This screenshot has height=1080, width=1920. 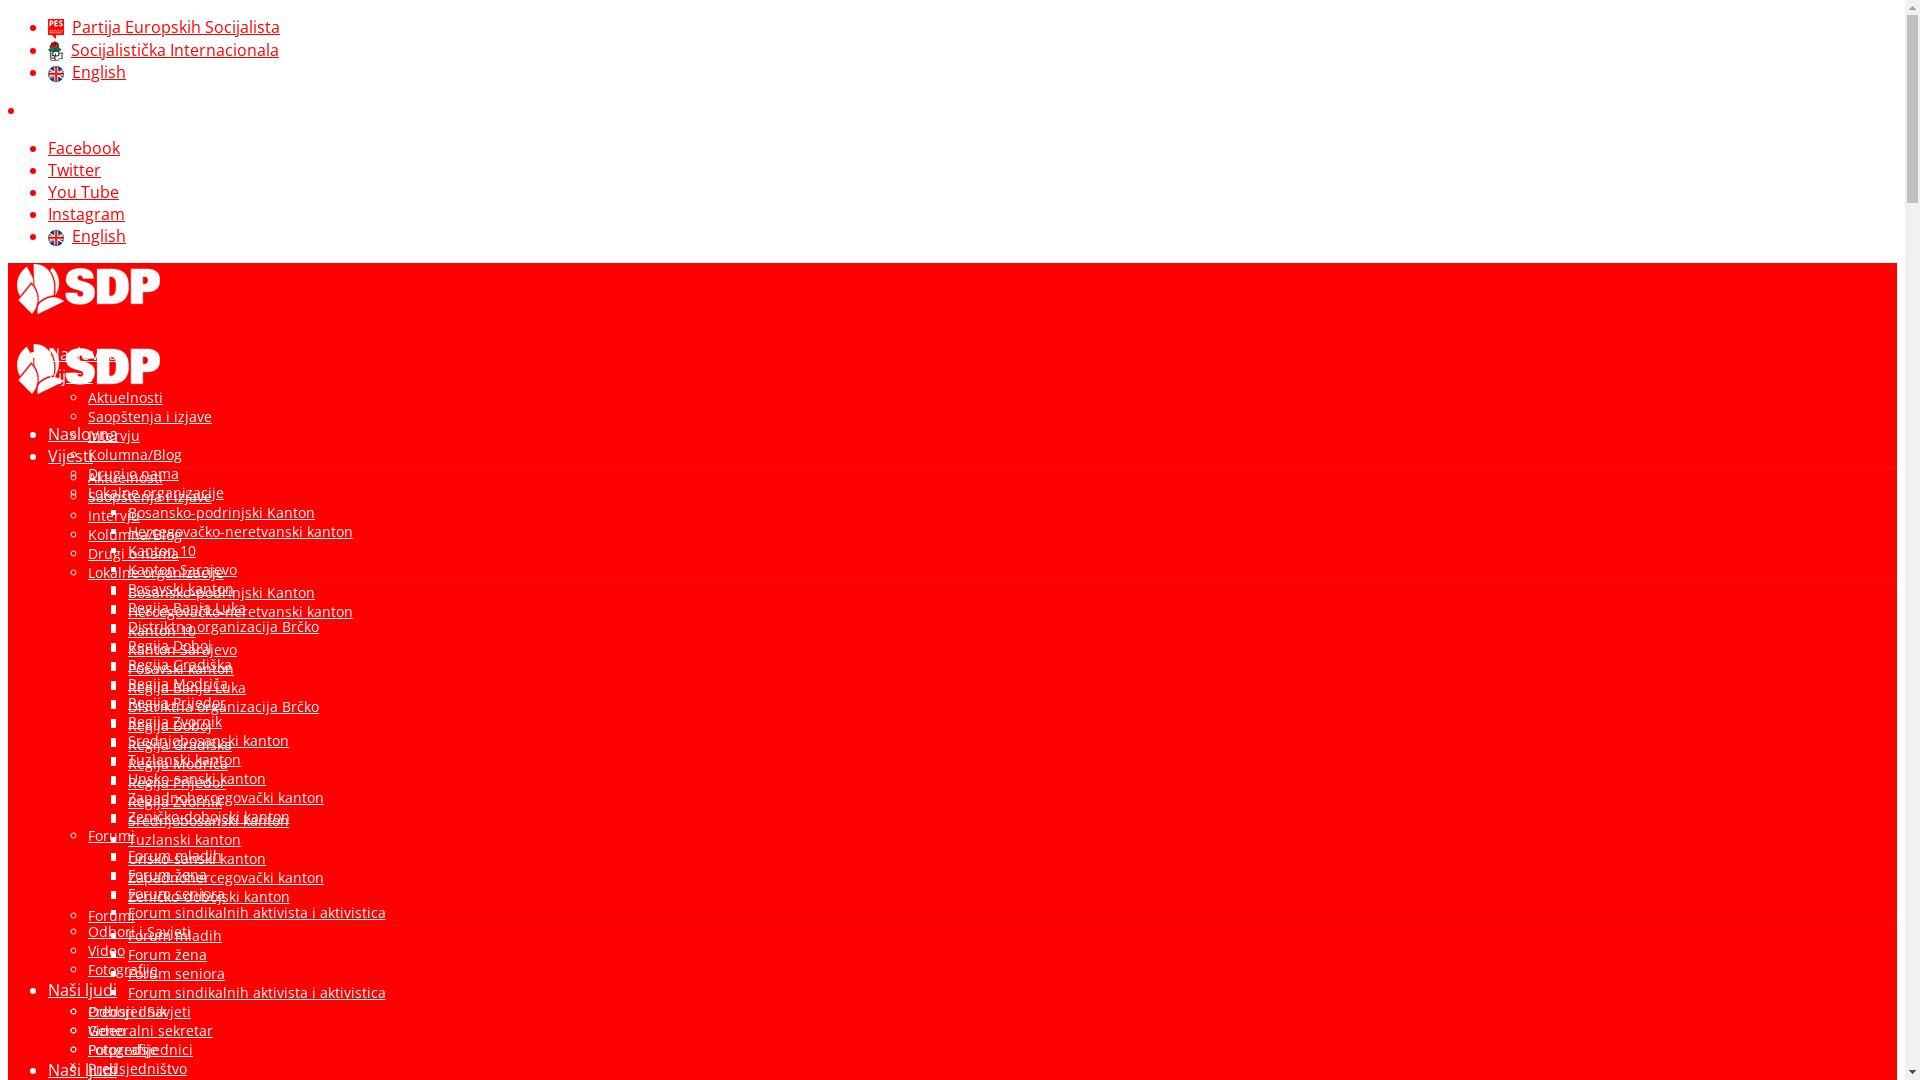 I want to click on 'Regija Banja Luka', so click(x=187, y=606).